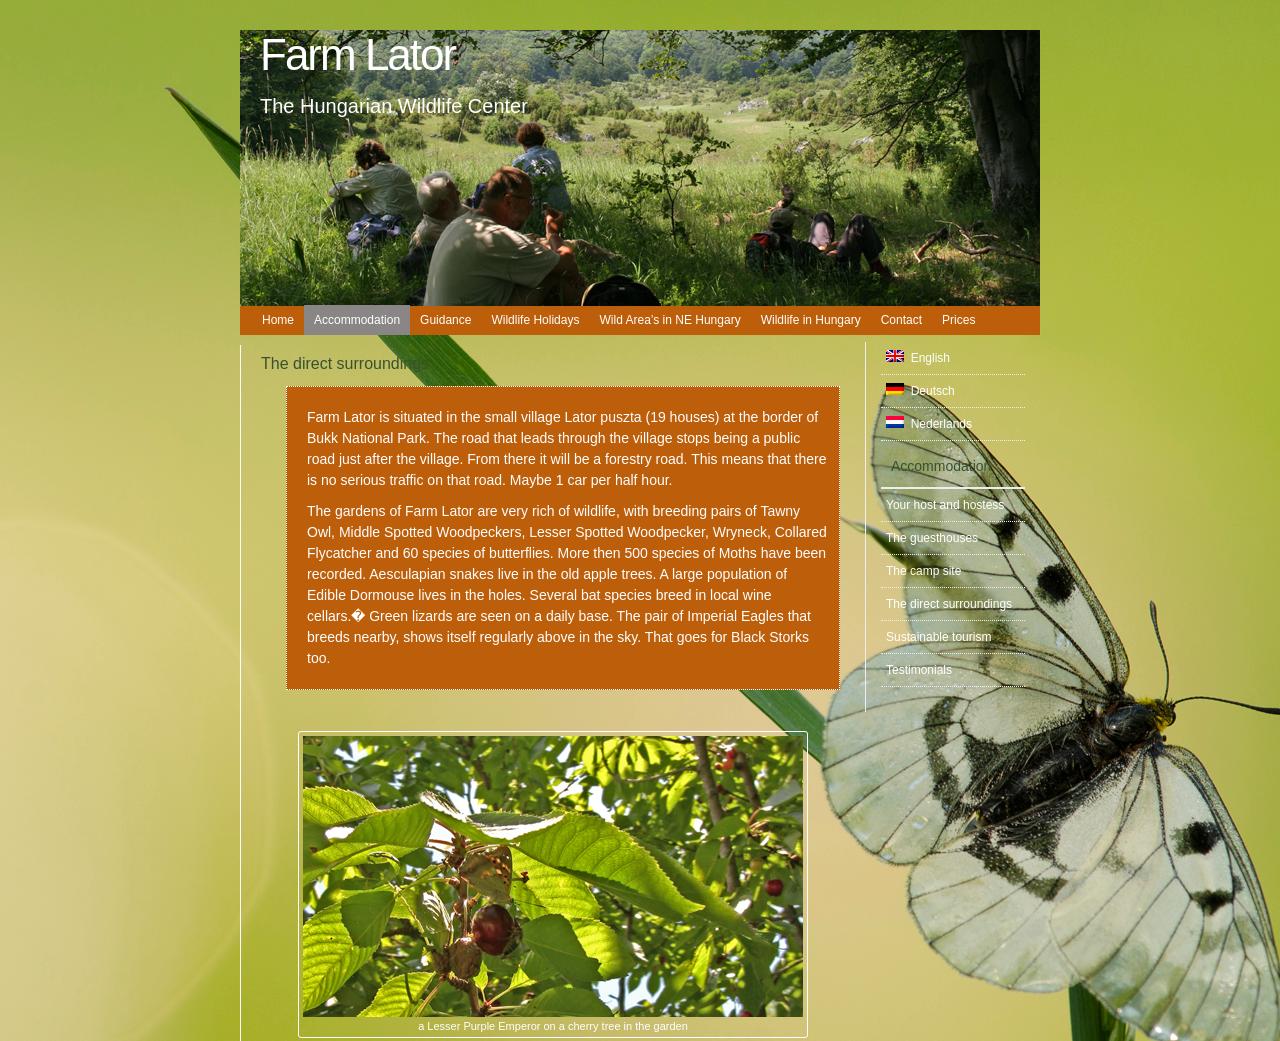  Describe the element at coordinates (940, 464) in the screenshot. I see `'Accommodation'` at that location.